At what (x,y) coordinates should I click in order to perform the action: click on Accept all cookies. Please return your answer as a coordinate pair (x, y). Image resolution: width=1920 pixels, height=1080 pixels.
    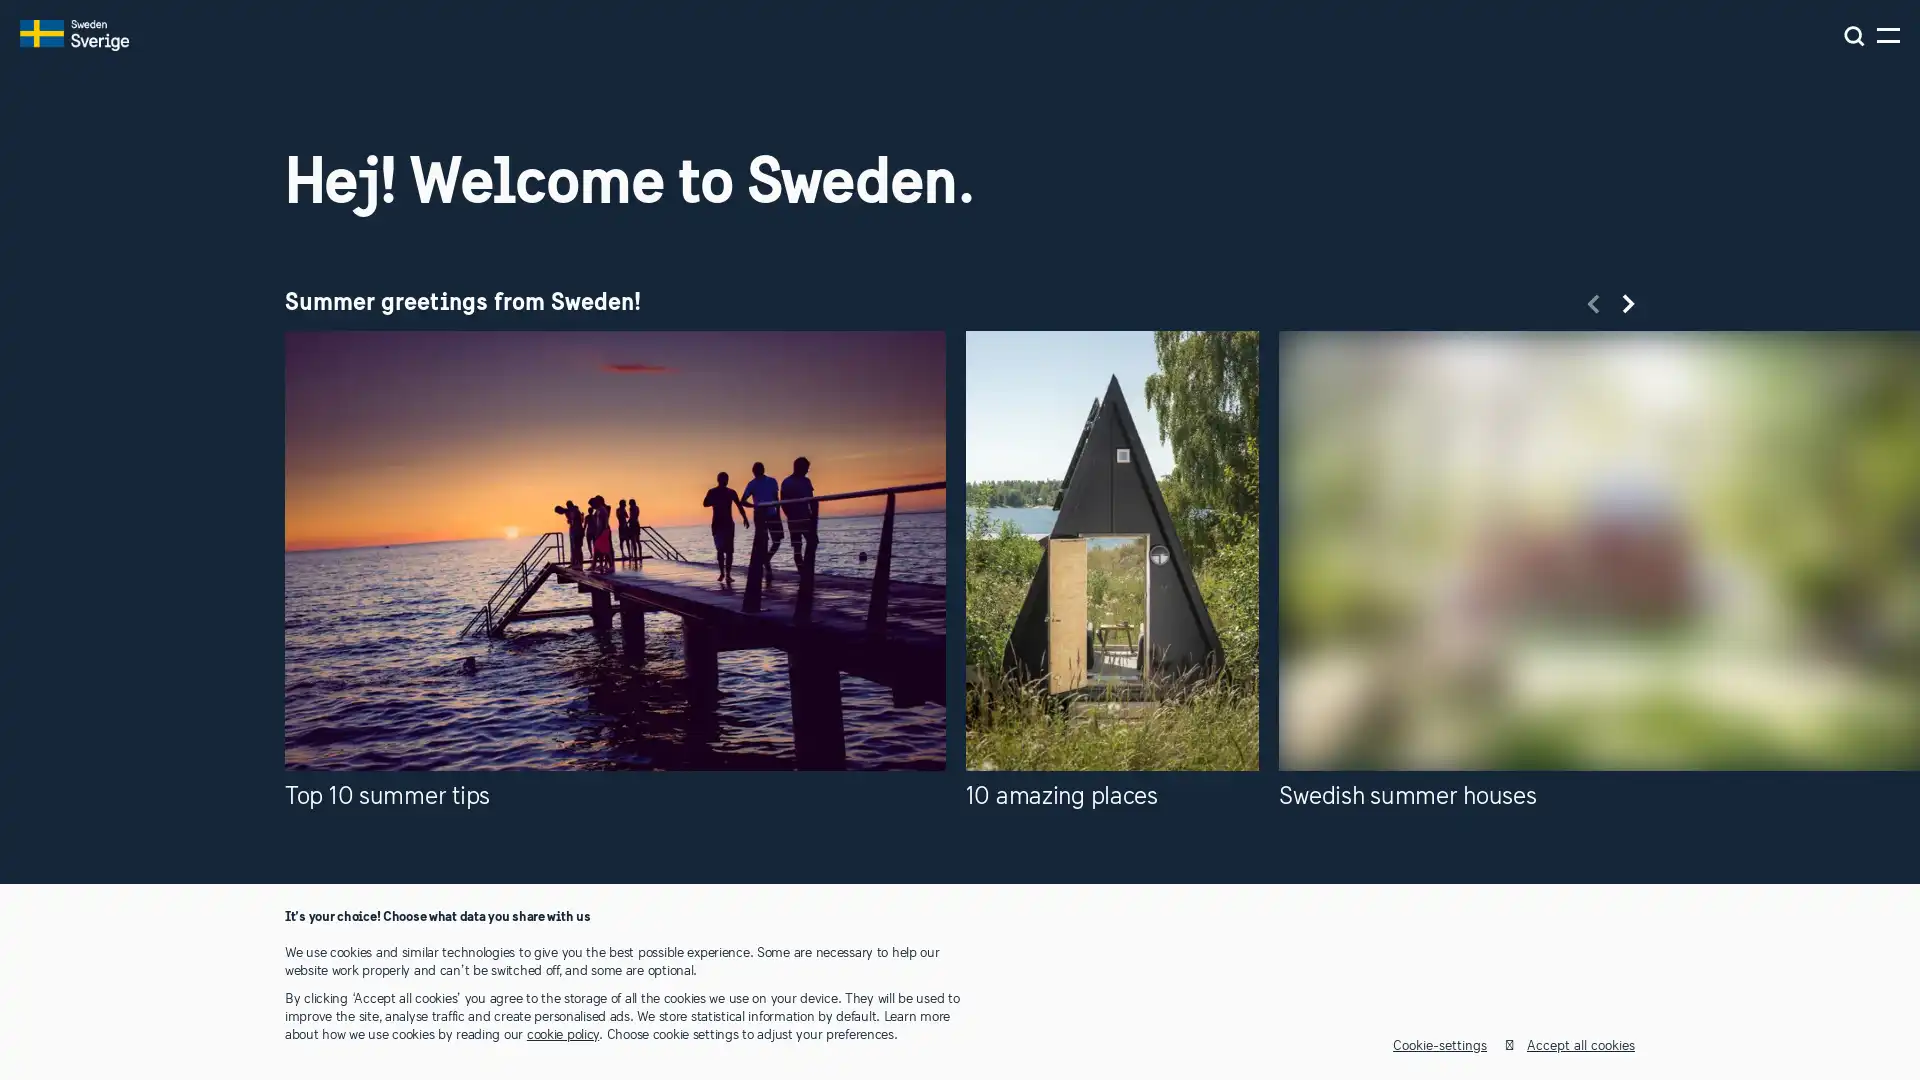
    Looking at the image, I should click on (1568, 1045).